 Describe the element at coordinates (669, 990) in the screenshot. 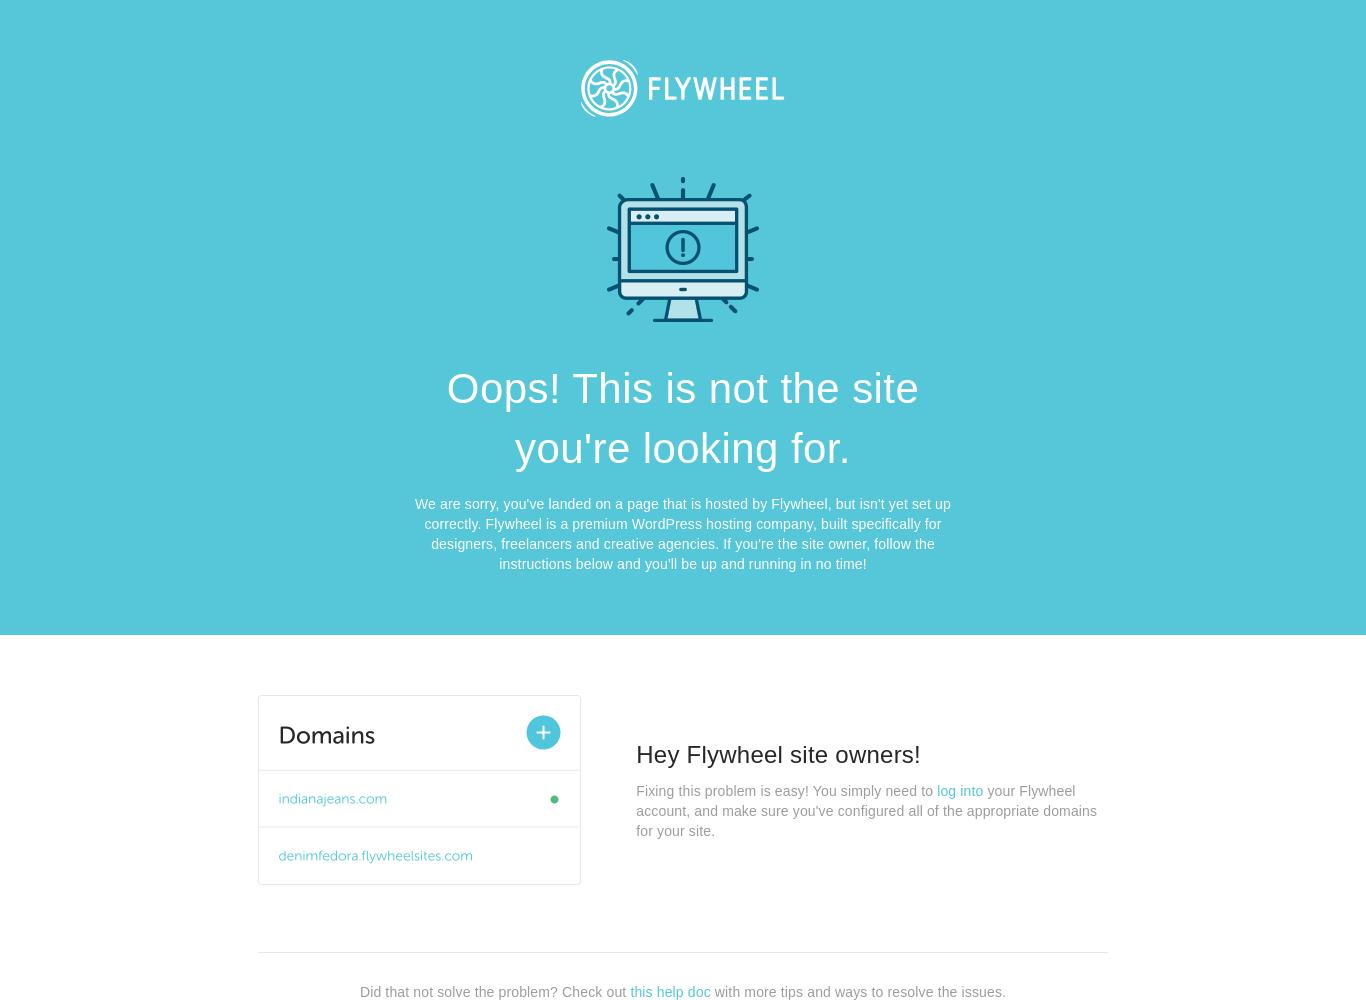

I see `'this help doc'` at that location.